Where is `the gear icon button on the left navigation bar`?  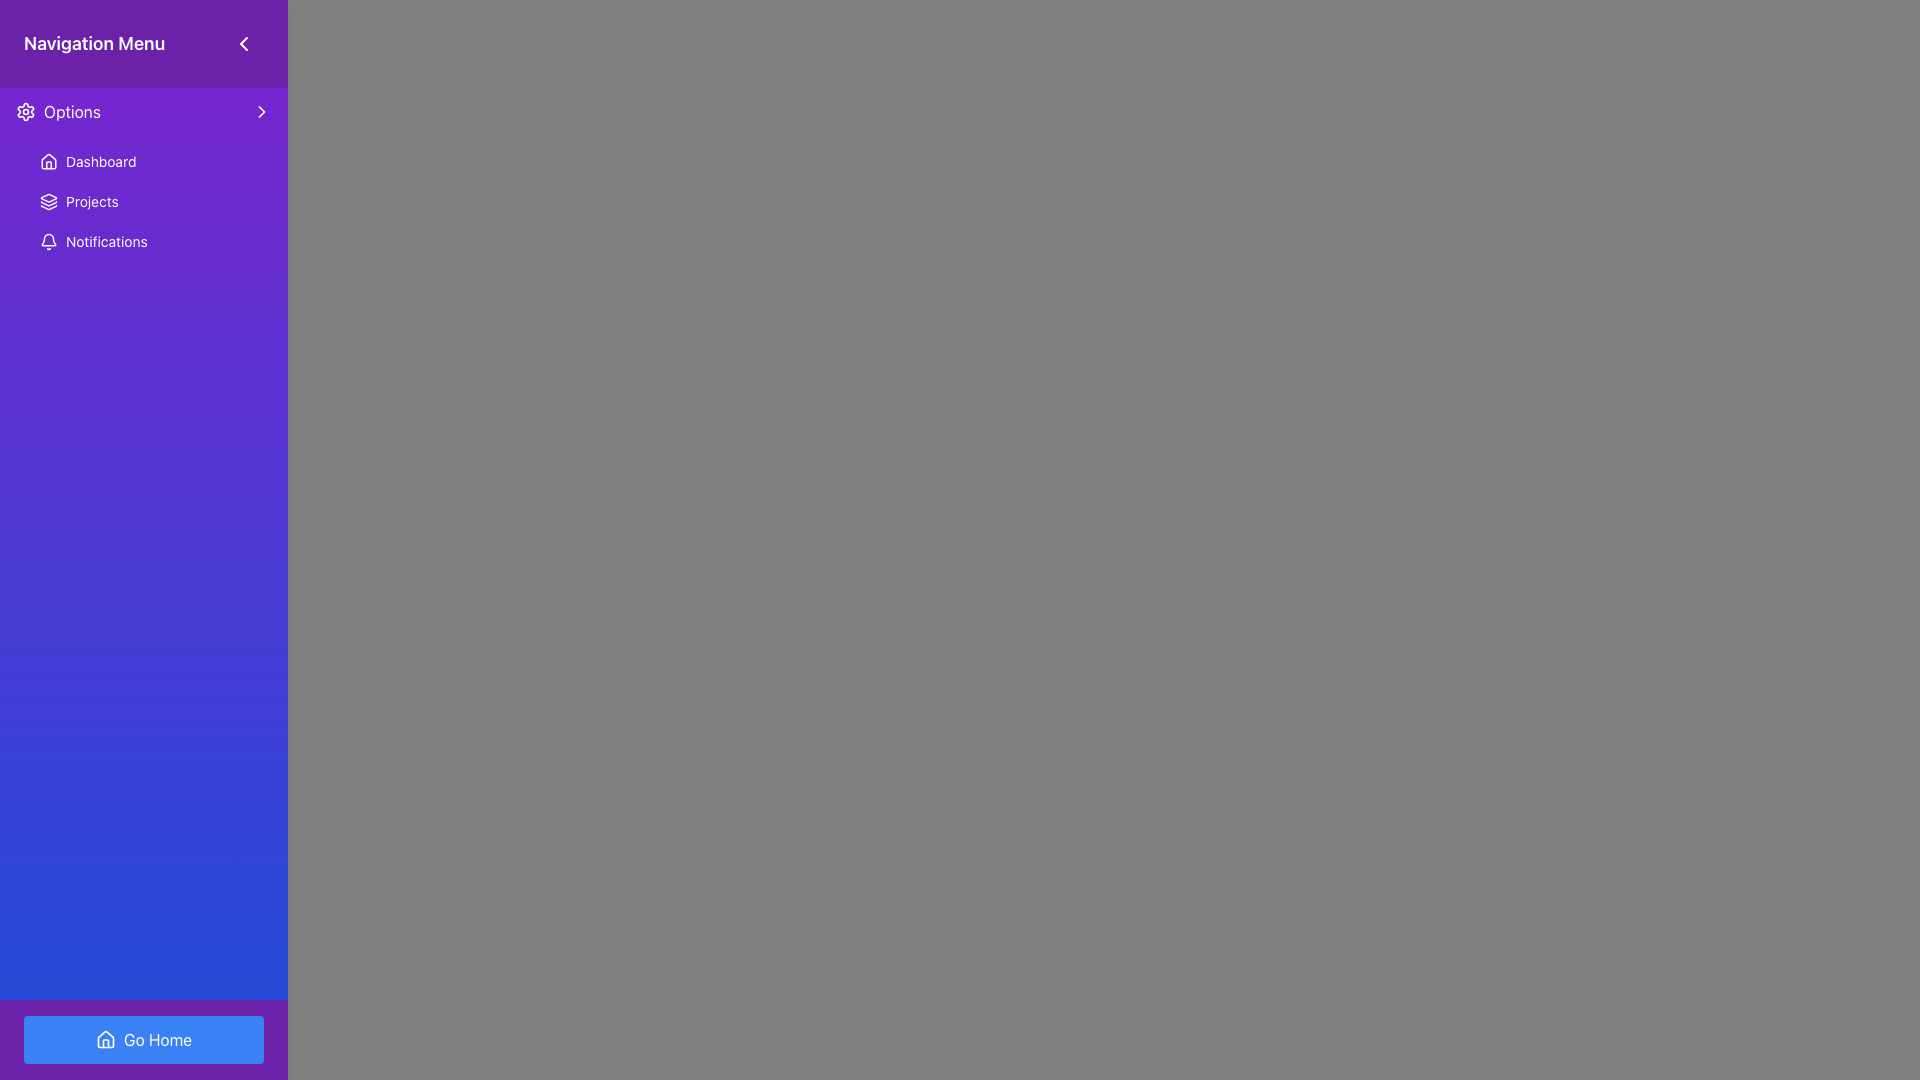
the gear icon button on the left navigation bar is located at coordinates (25, 111).